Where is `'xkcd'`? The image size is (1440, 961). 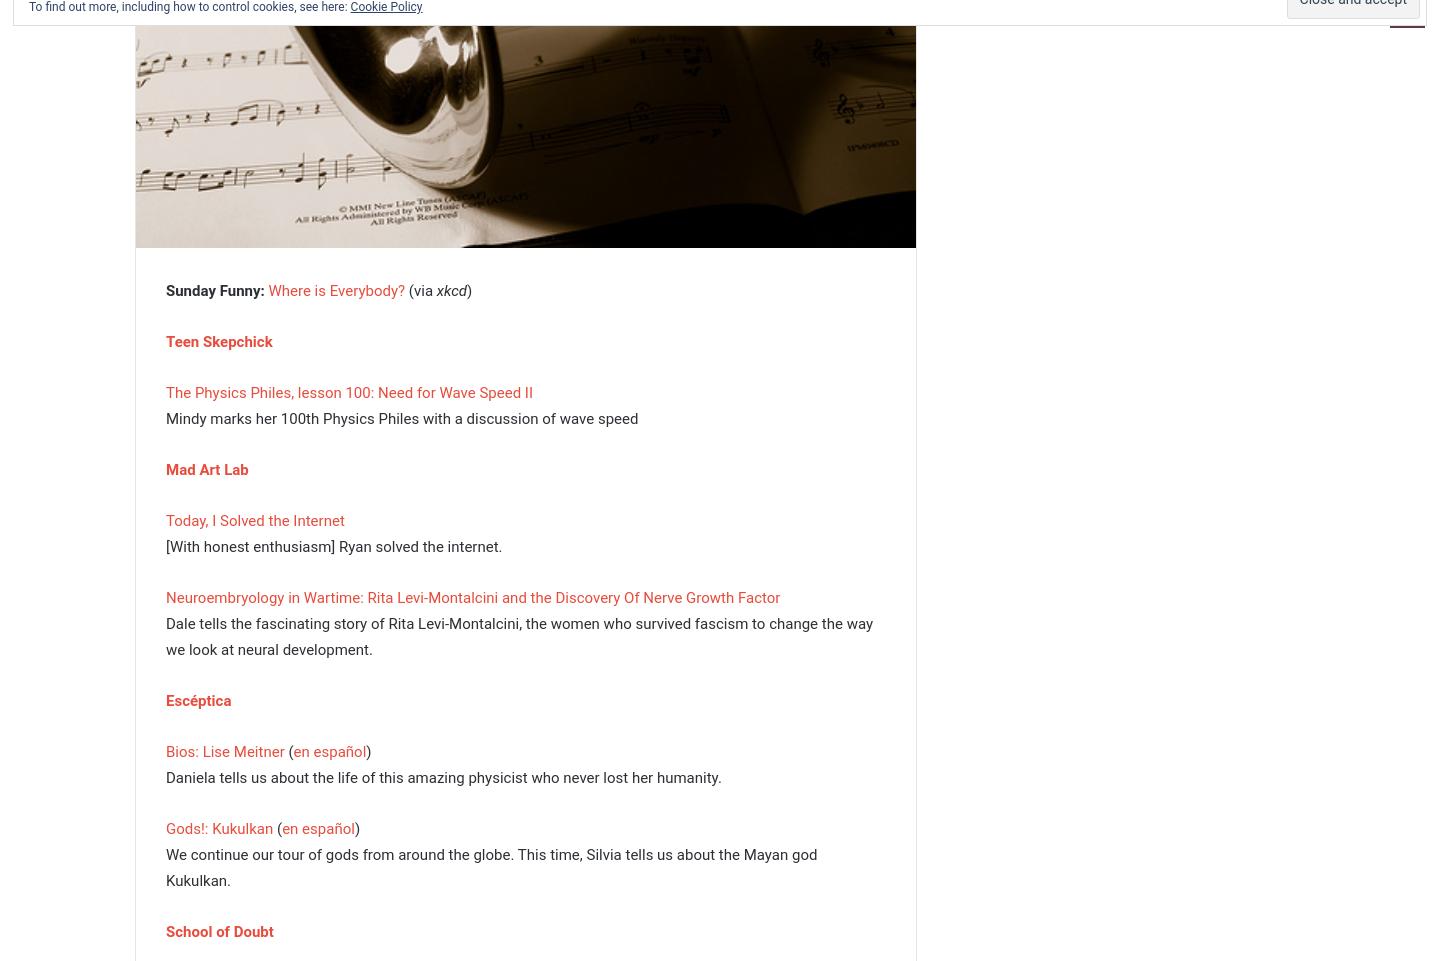 'xkcd' is located at coordinates (436, 290).